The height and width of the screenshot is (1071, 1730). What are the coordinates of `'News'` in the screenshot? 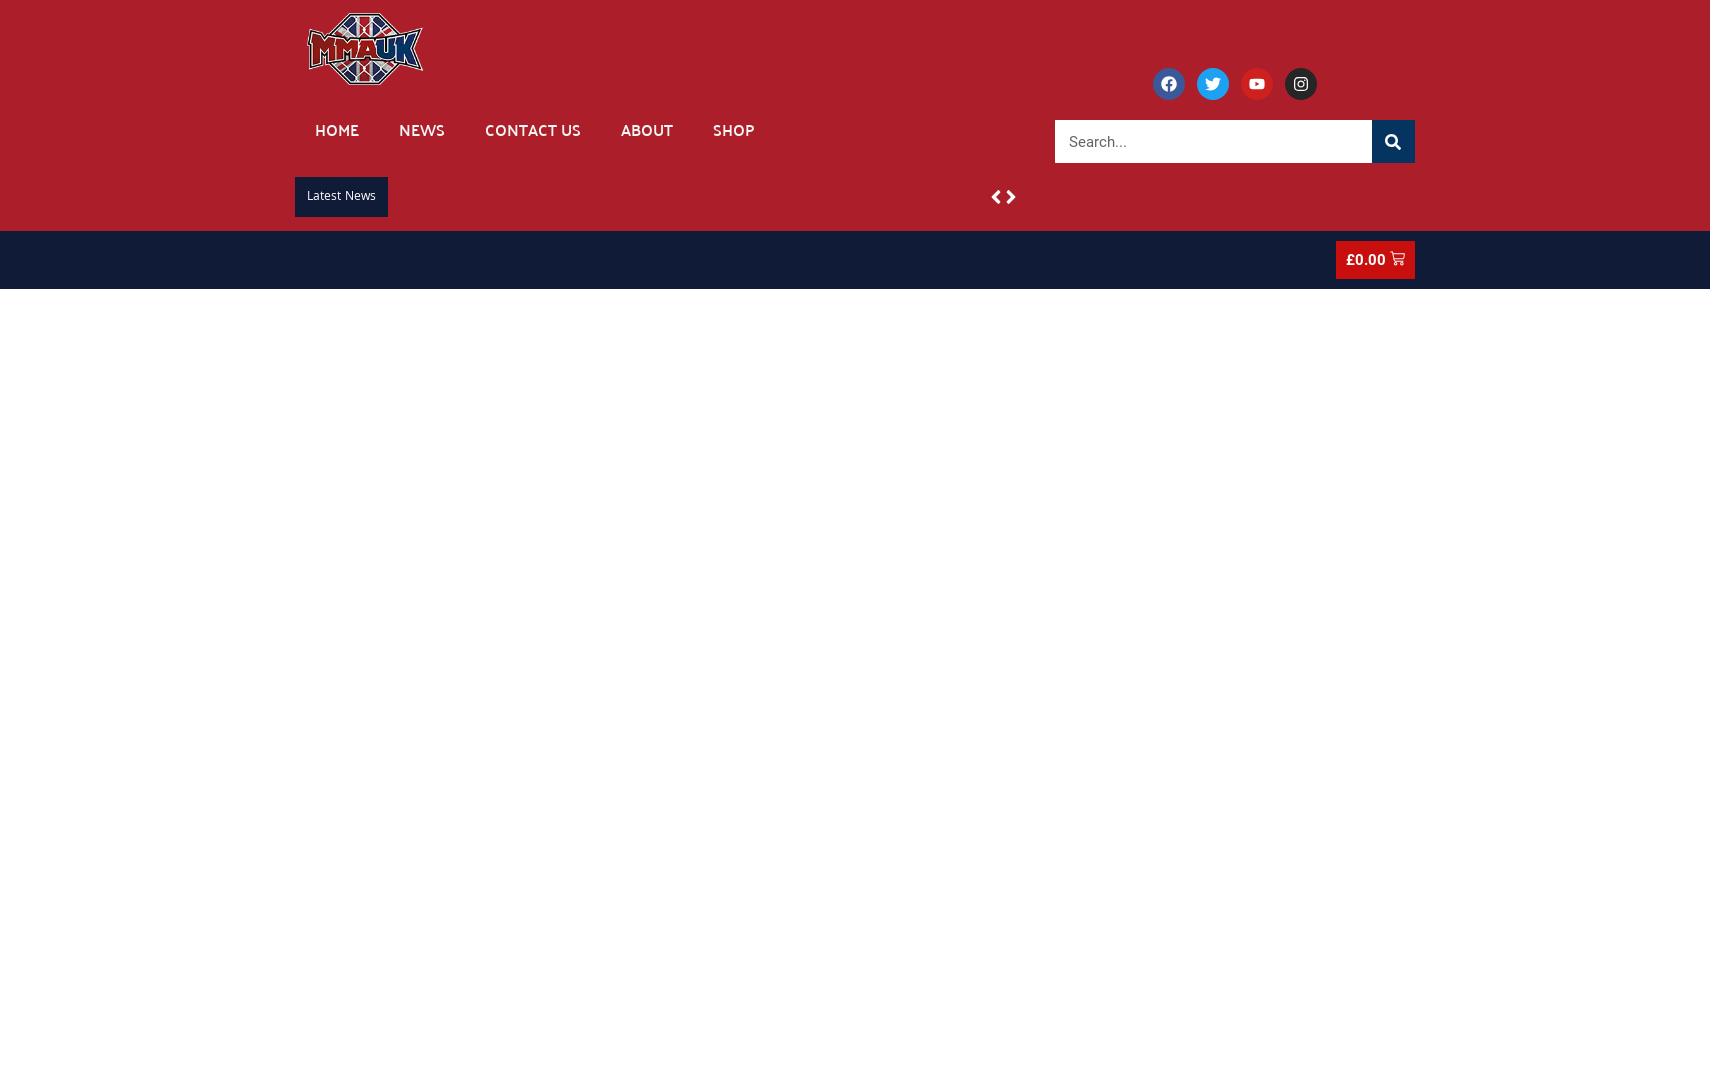 It's located at (421, 129).